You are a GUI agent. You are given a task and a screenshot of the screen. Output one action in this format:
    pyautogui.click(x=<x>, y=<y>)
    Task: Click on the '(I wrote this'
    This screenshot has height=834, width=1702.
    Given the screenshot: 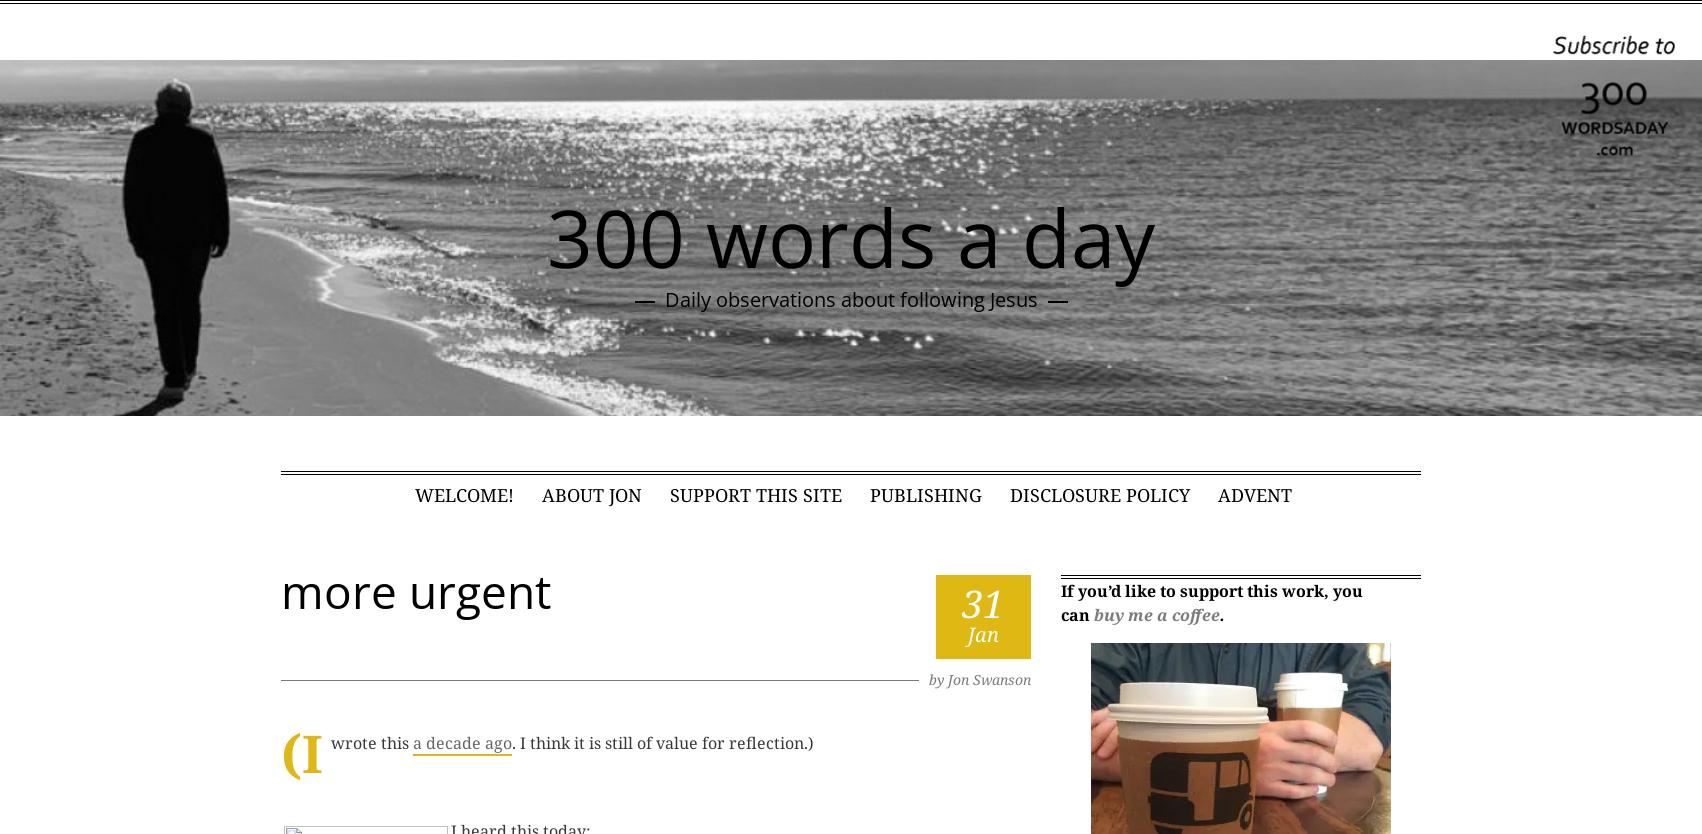 What is the action you would take?
    pyautogui.click(x=347, y=751)
    